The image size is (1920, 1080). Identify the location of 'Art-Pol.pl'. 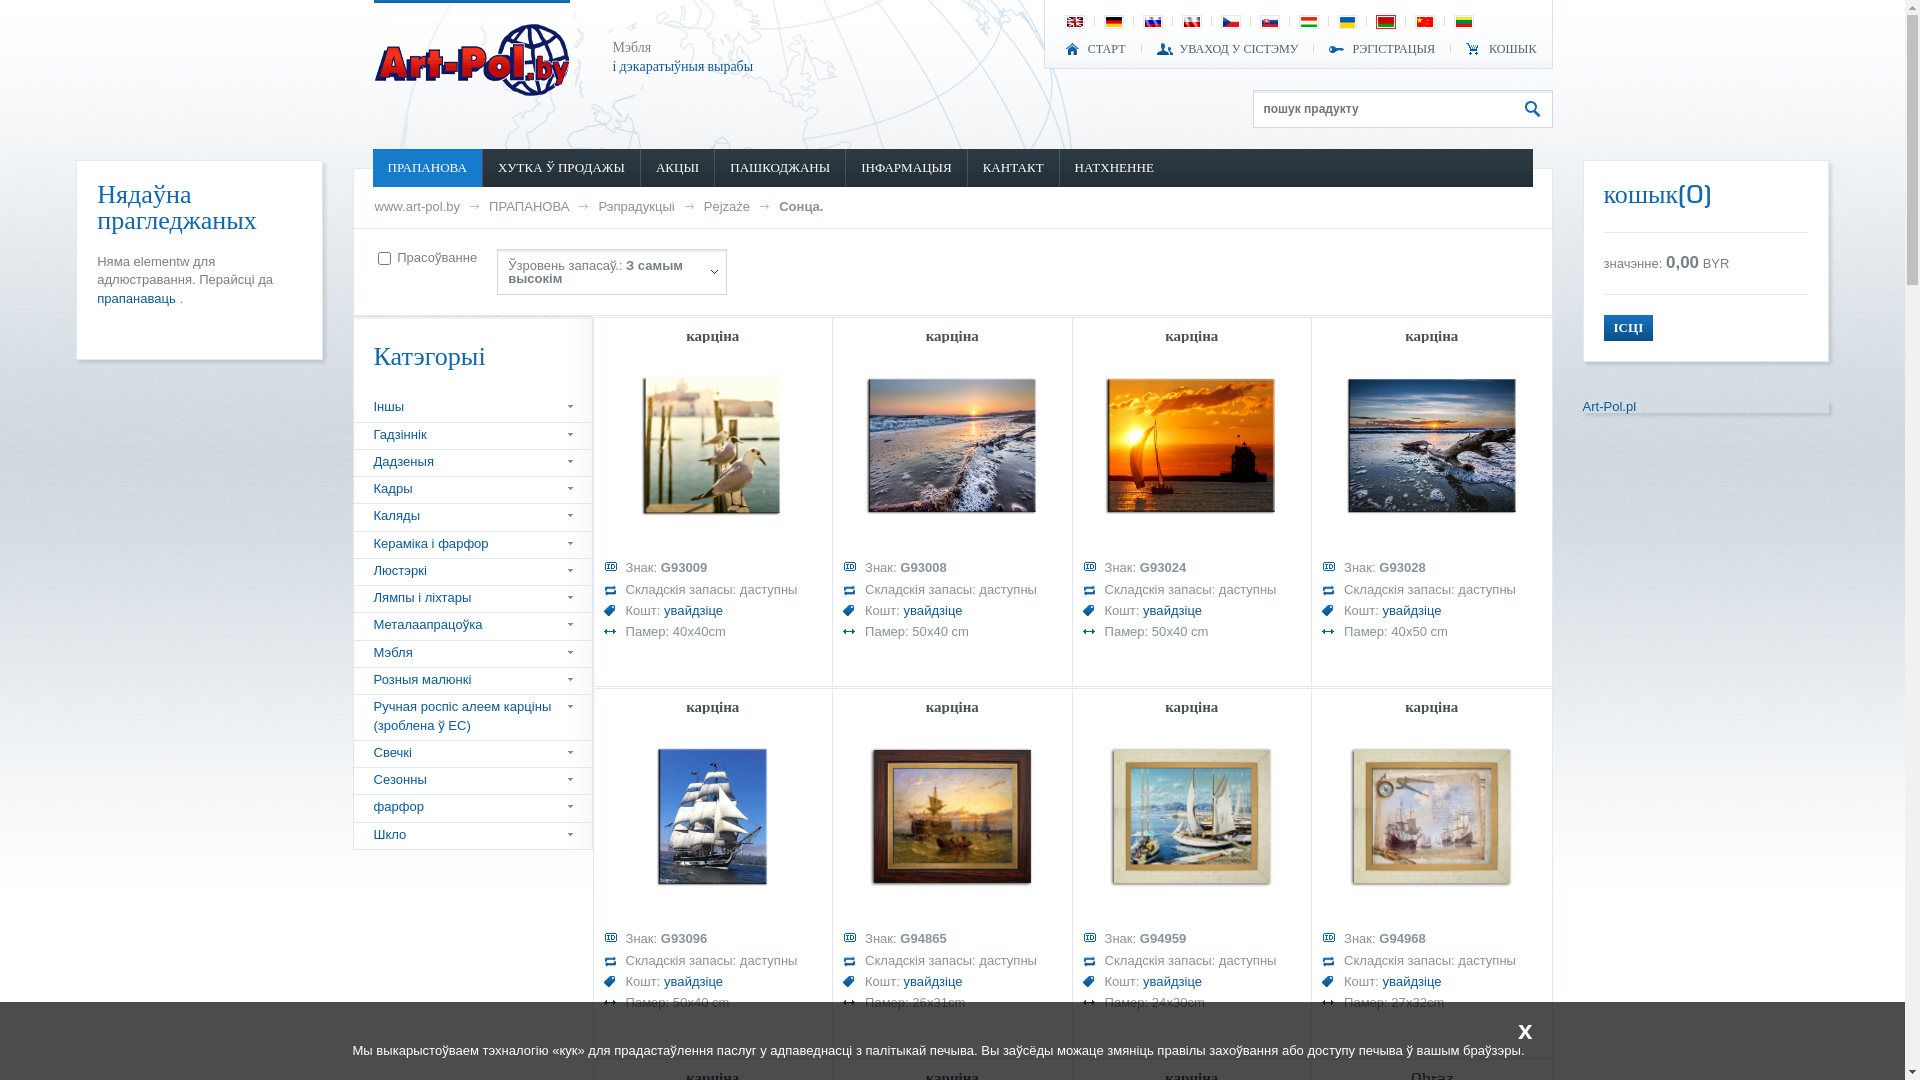
(1608, 405).